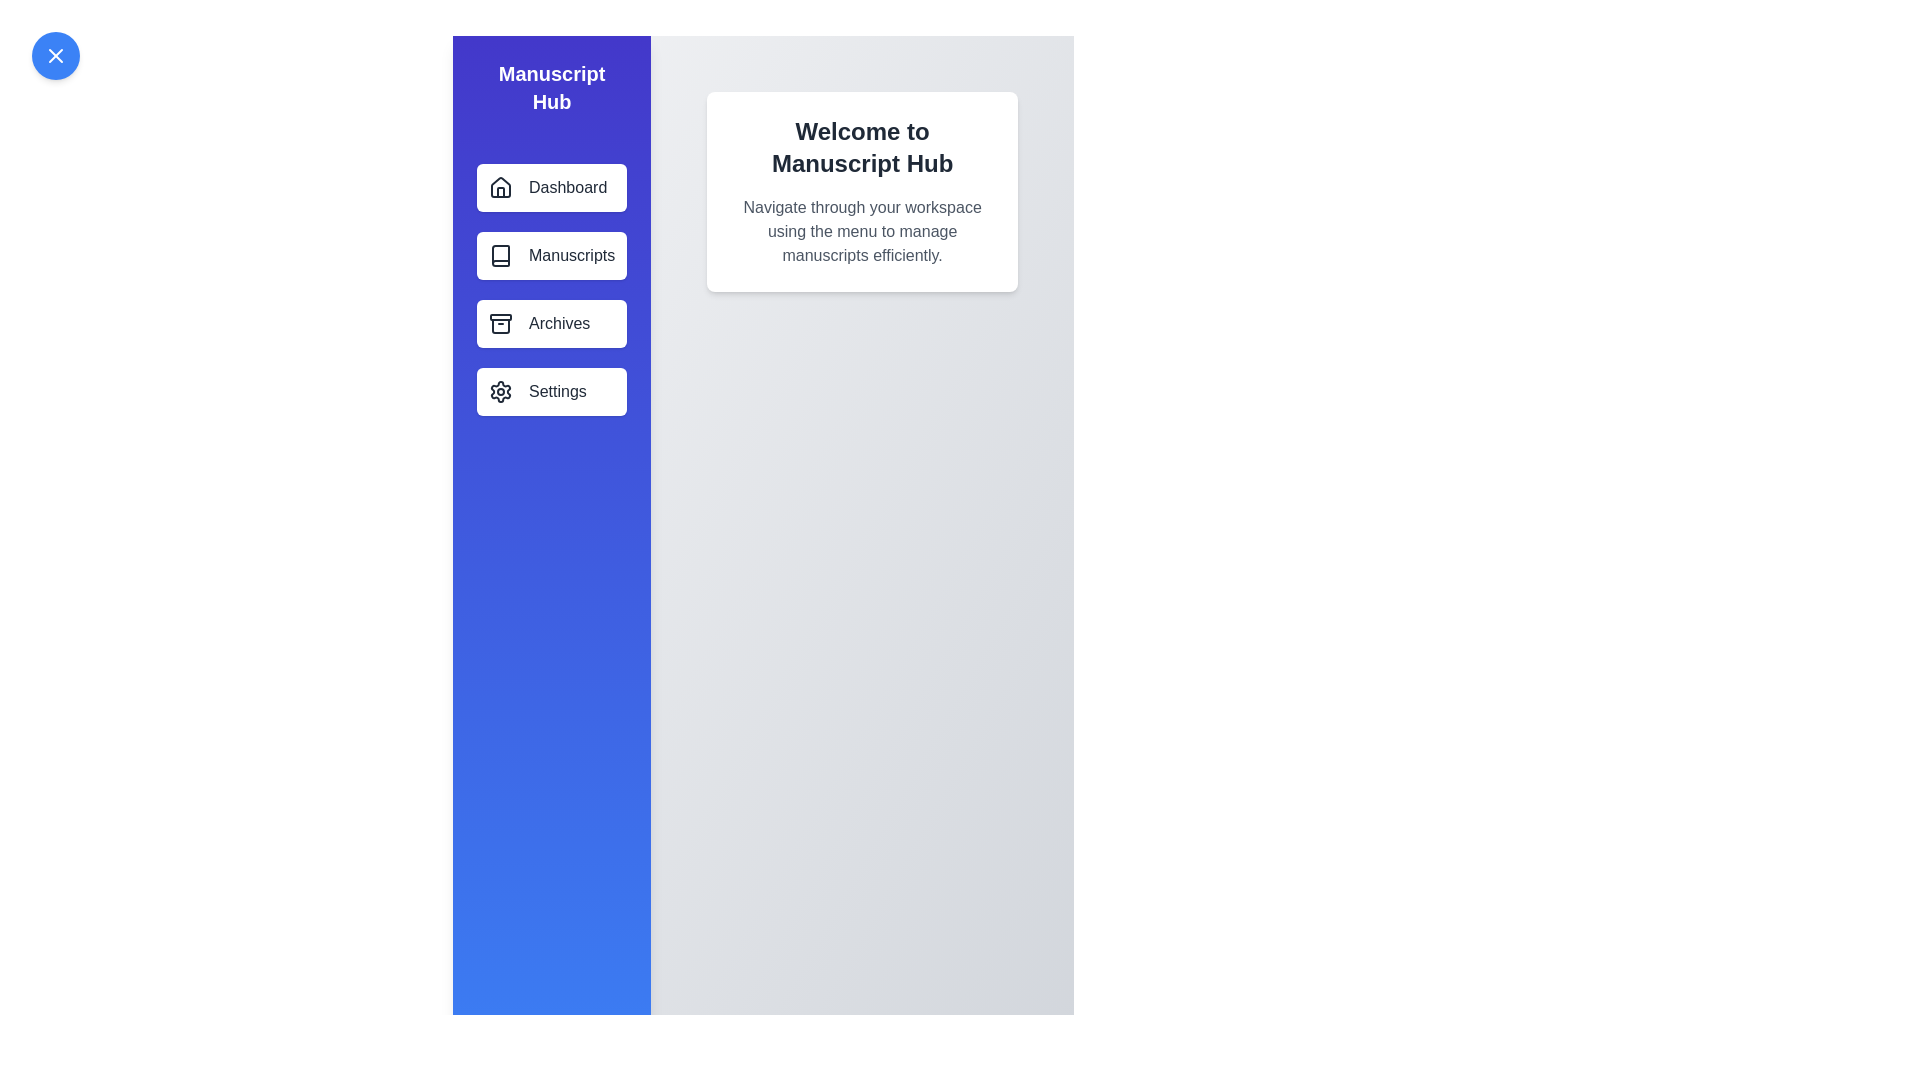  Describe the element at coordinates (56, 55) in the screenshot. I see `the toggle button to close the navigation drawer` at that location.